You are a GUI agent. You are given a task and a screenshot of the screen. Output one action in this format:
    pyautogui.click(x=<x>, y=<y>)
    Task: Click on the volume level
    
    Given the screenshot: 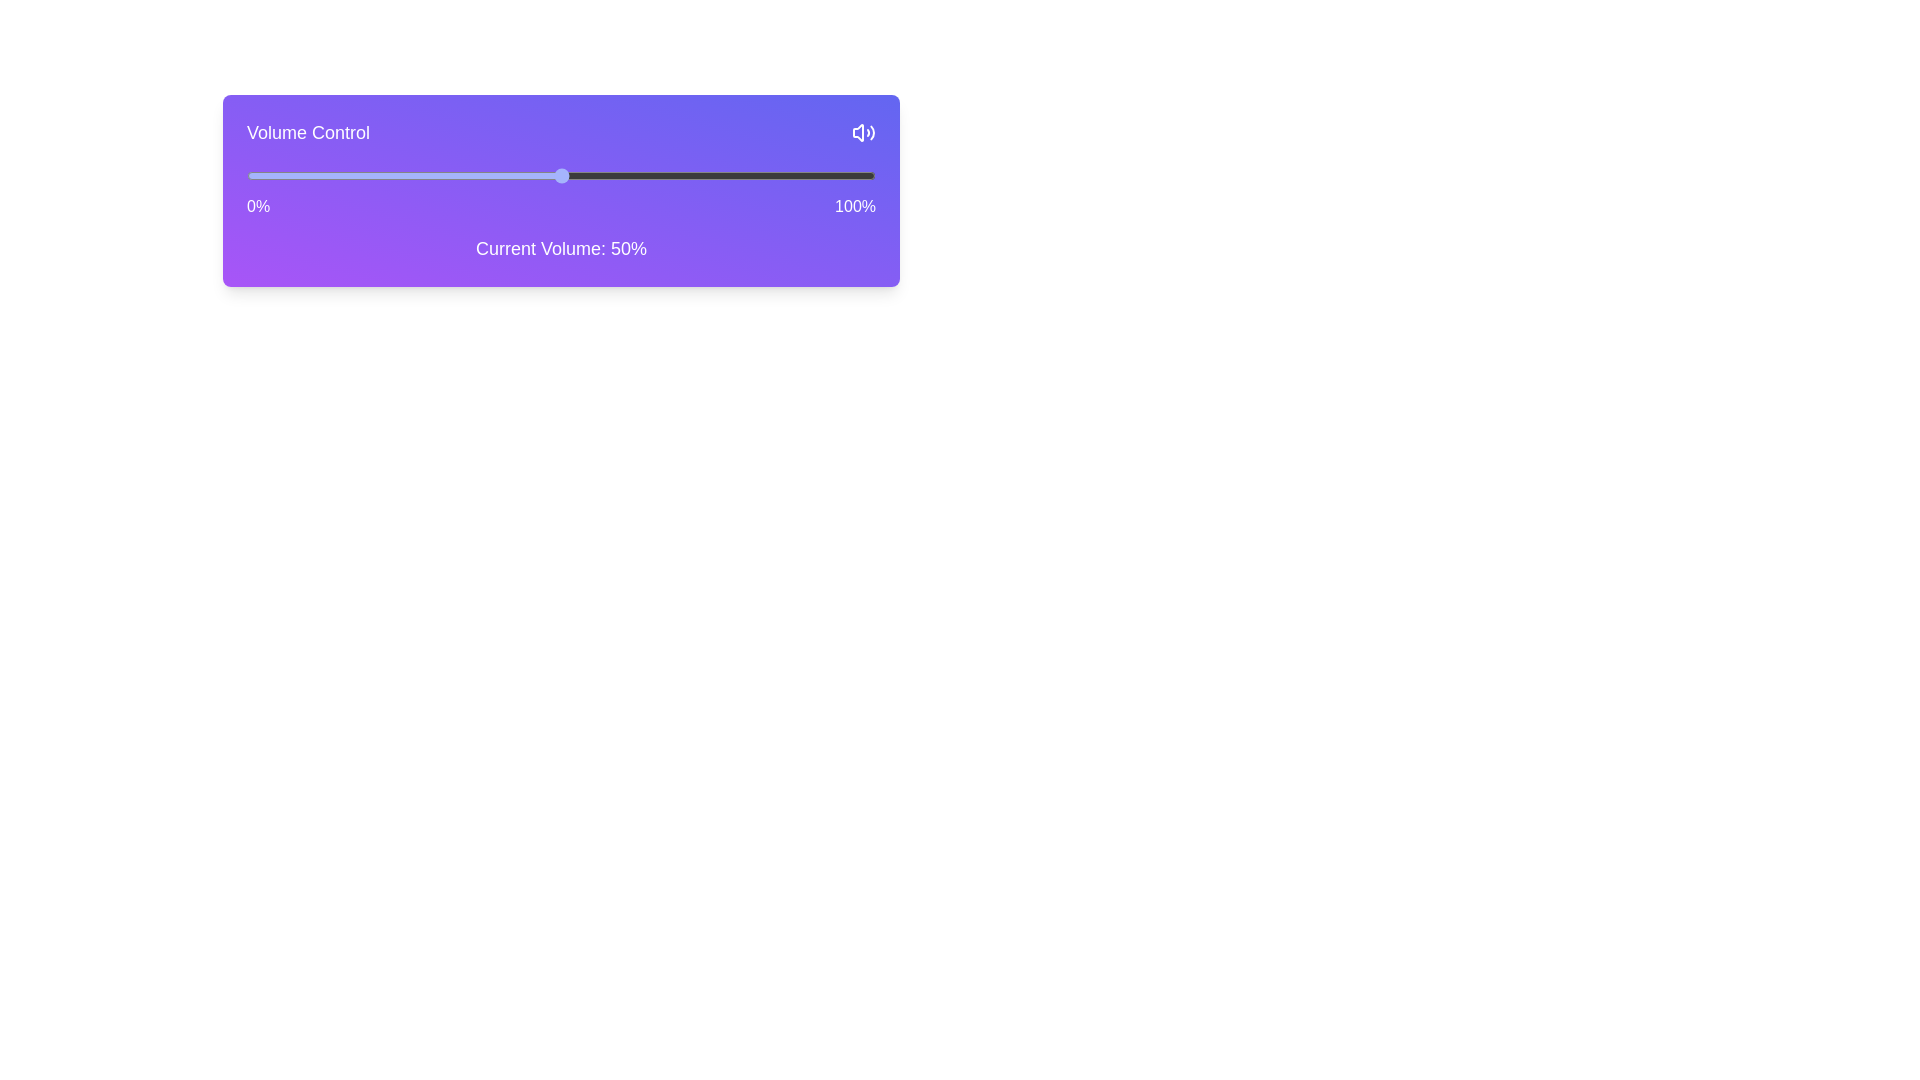 What is the action you would take?
    pyautogui.click(x=643, y=175)
    